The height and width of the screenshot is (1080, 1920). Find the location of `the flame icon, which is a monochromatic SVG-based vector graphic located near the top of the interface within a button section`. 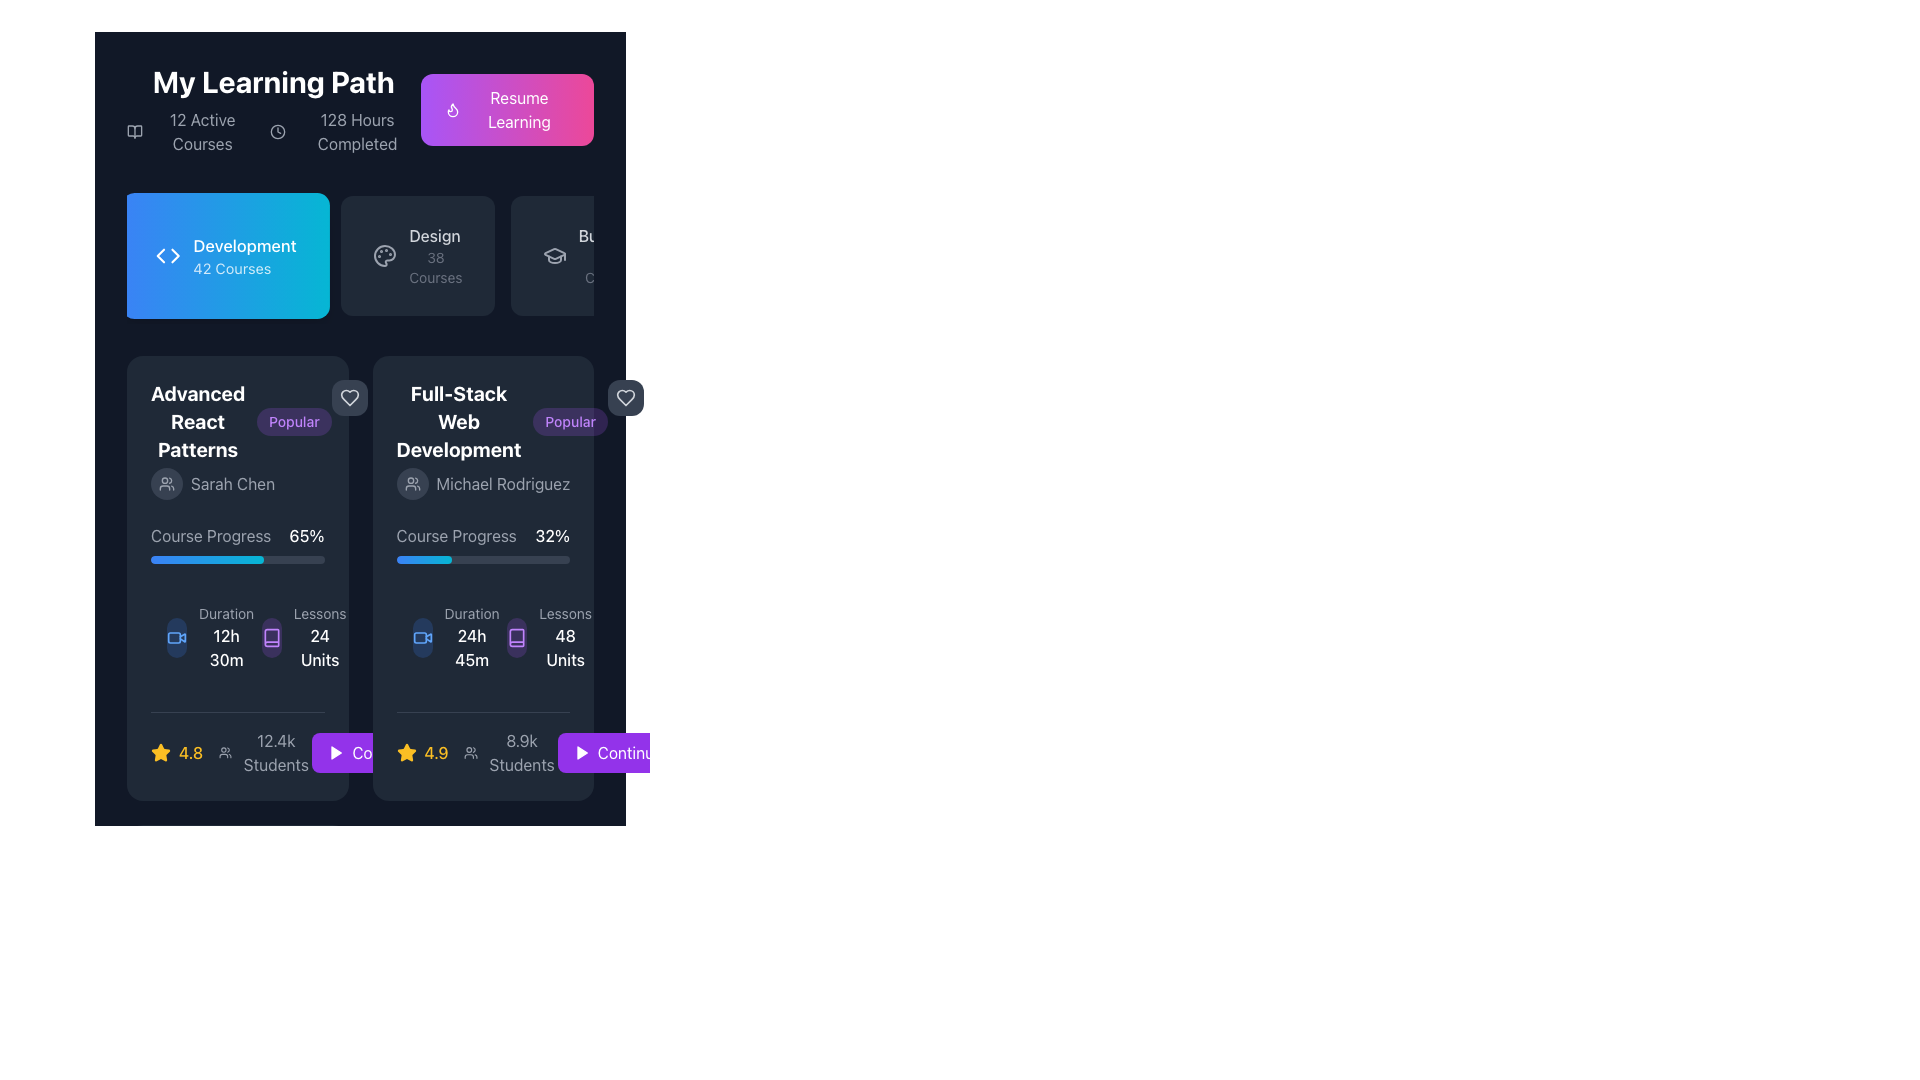

the flame icon, which is a monochromatic SVG-based vector graphic located near the top of the interface within a button section is located at coordinates (451, 110).